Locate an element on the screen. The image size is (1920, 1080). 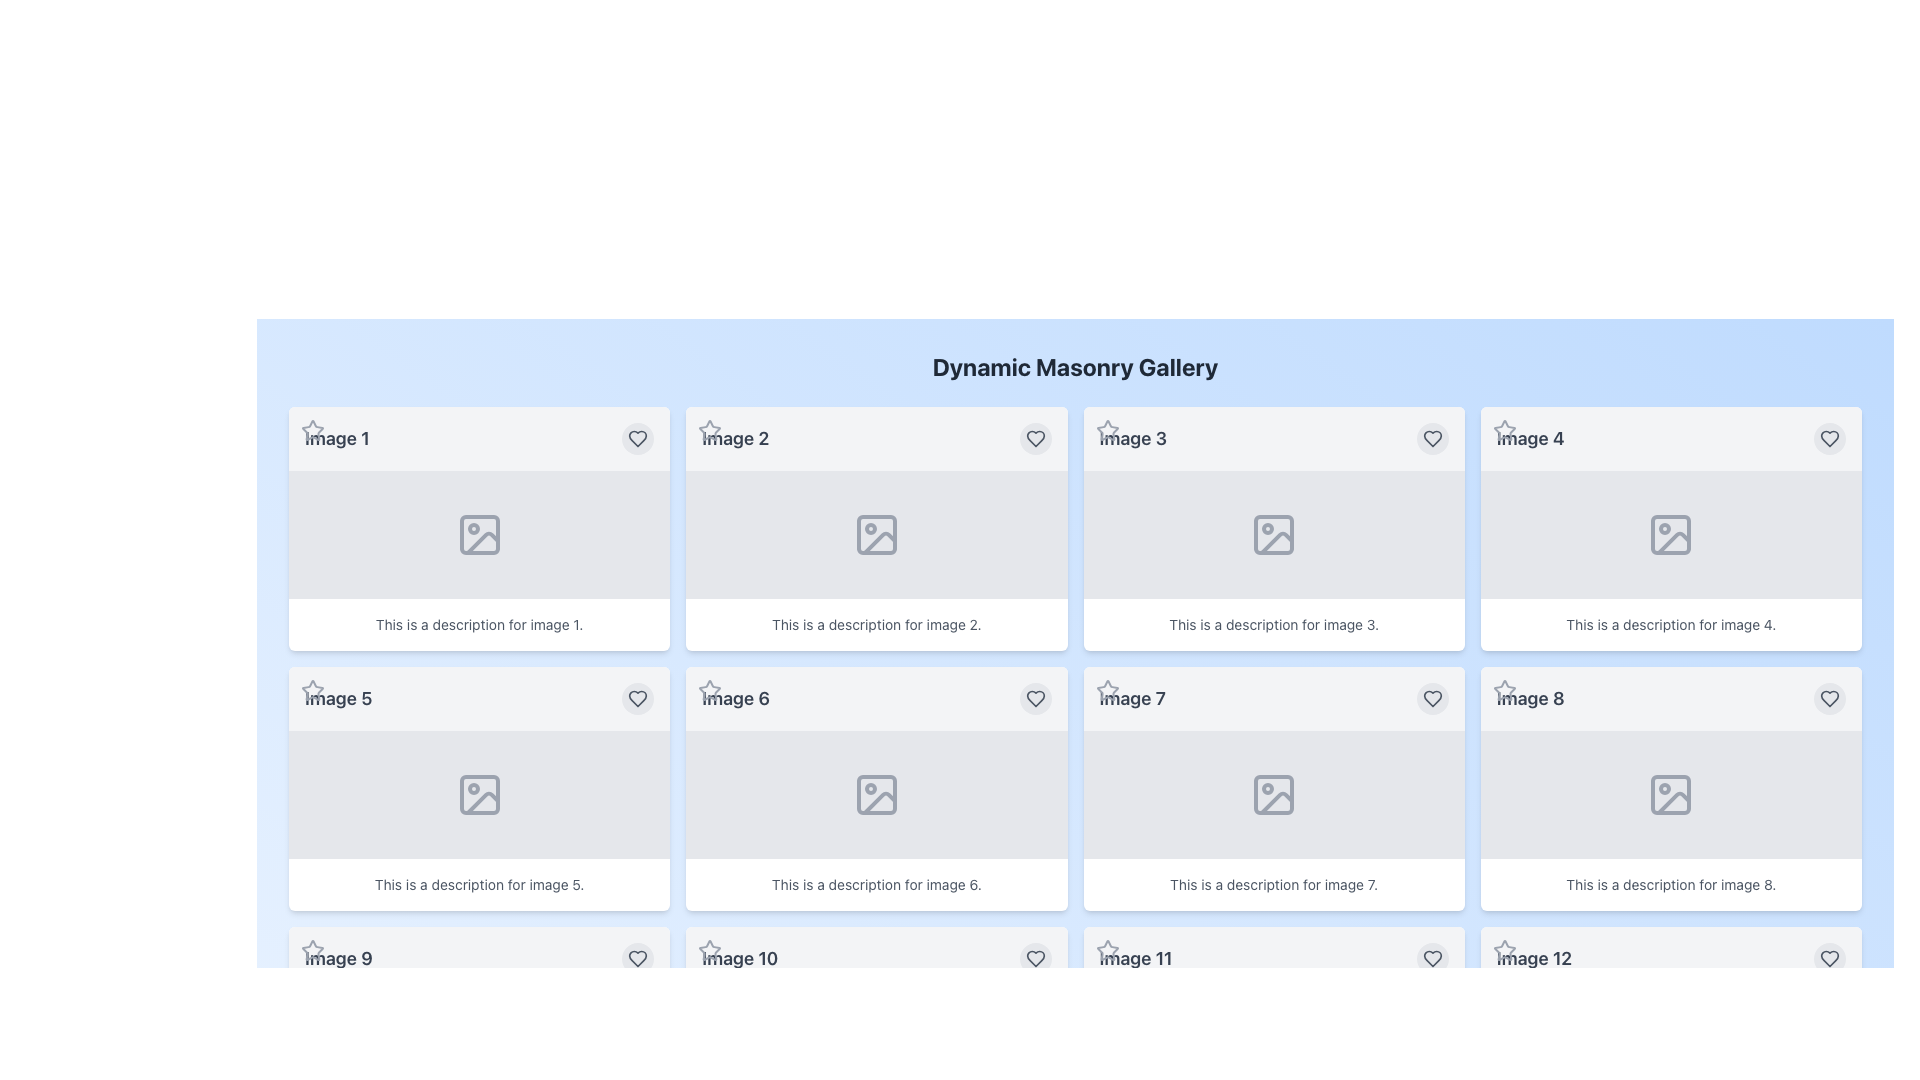
the circular button with a filled heart icon inside it, located in the bottom-right corner of the card labeled 'Image 10', to favorite is located at coordinates (1035, 958).